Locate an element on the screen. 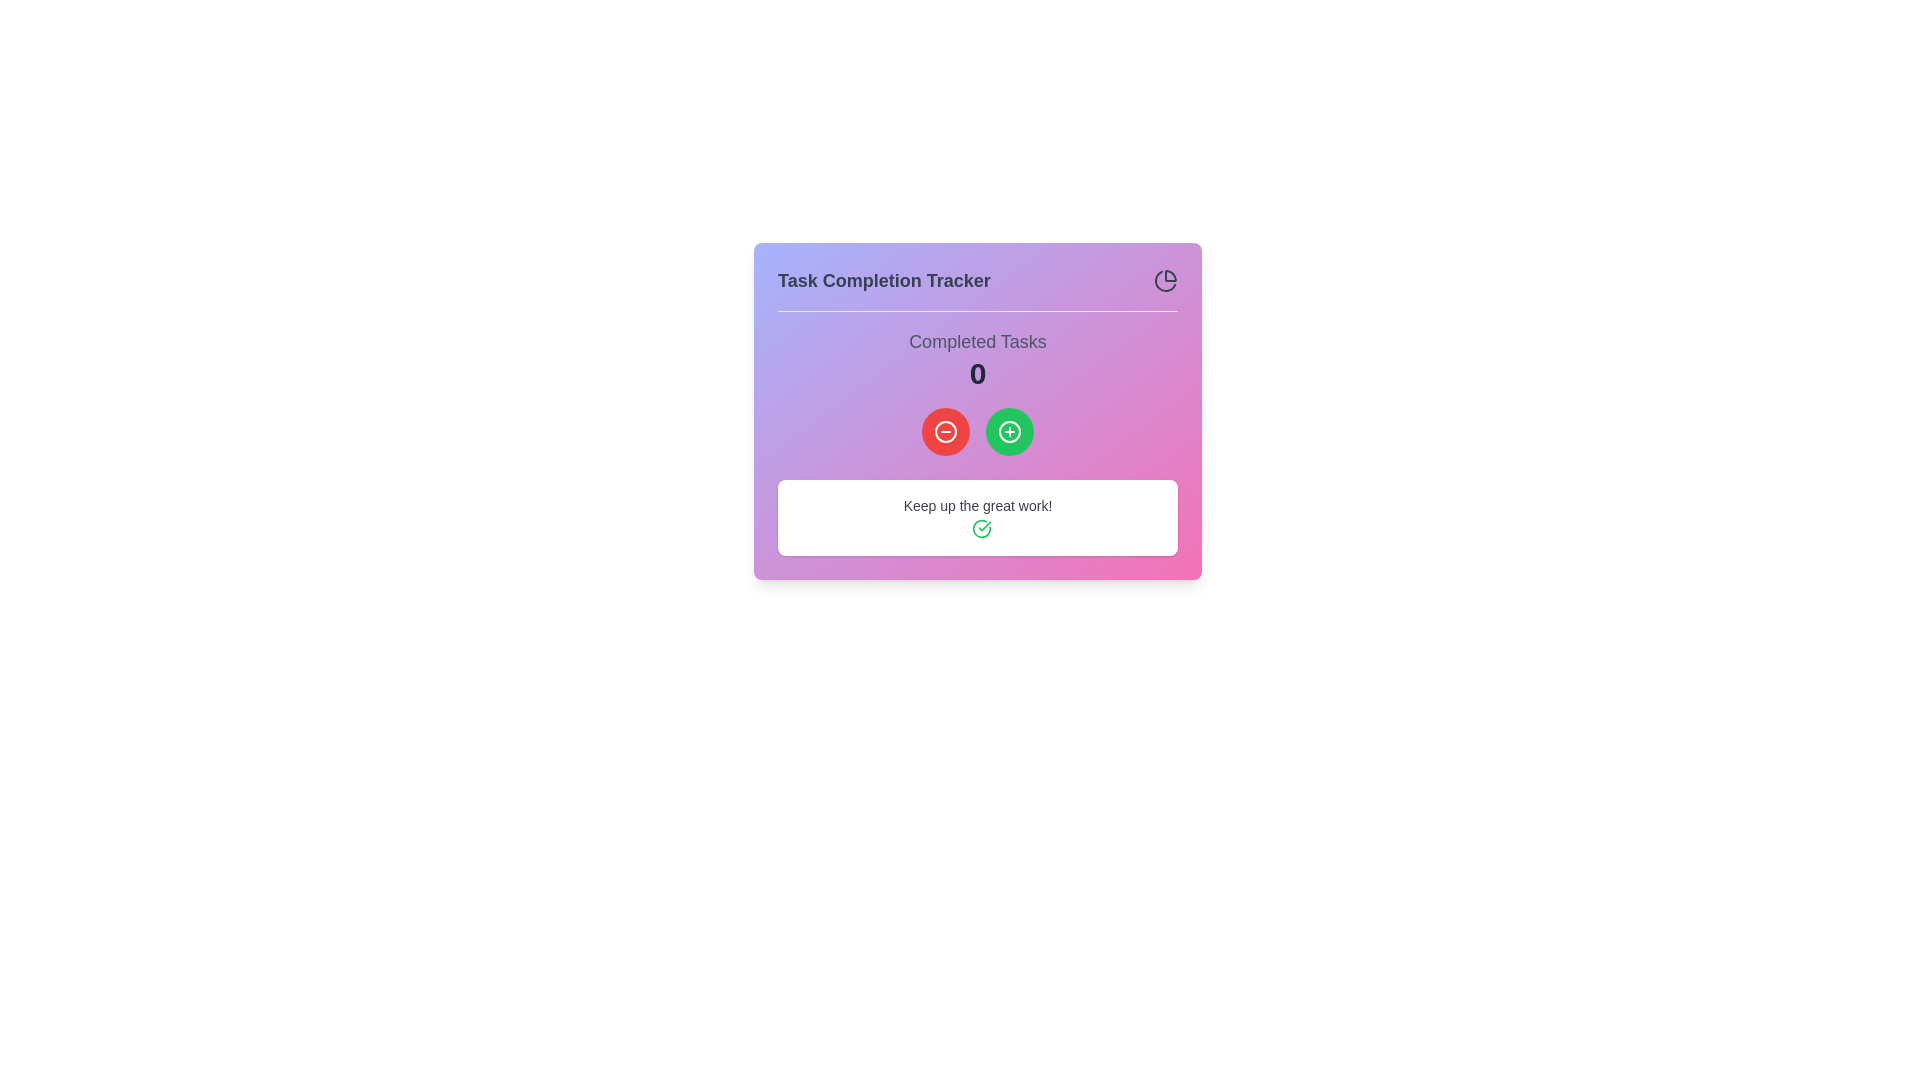 This screenshot has width=1920, height=1080. header text 'Task Completion Tracker' located at the top of the card, which provides context about task completion progress is located at coordinates (978, 289).